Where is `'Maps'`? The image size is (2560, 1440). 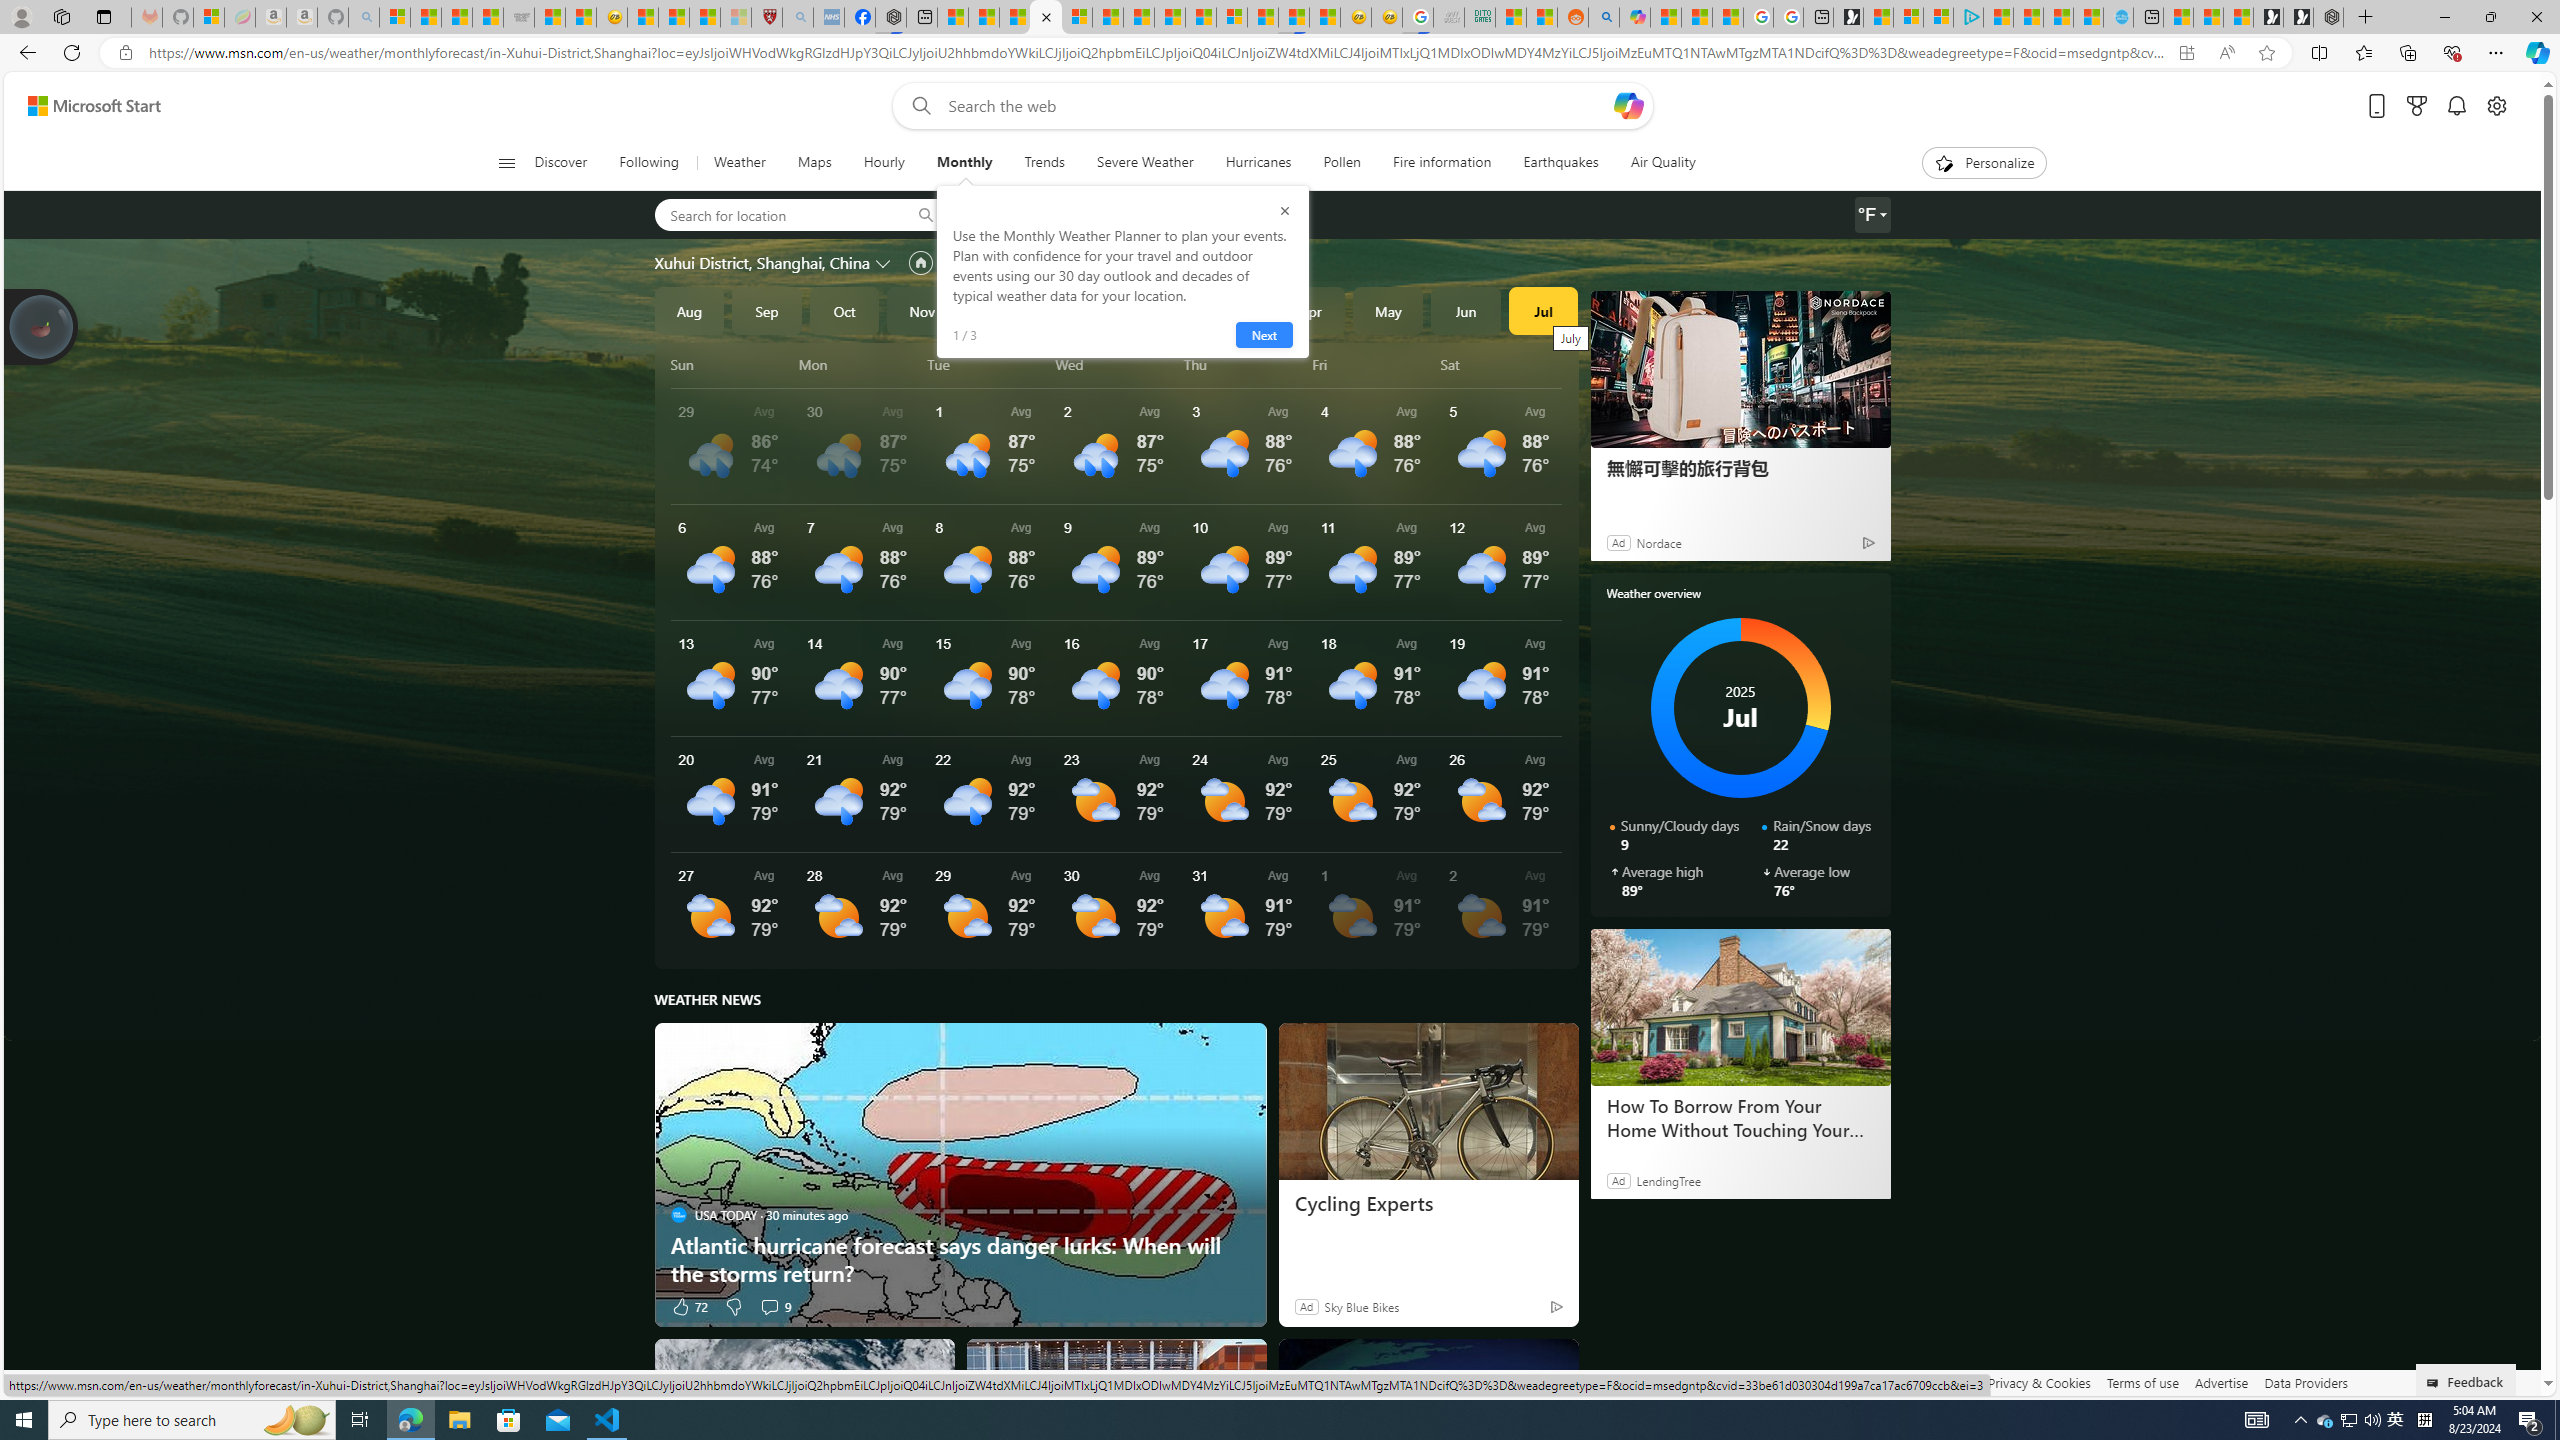 'Maps' is located at coordinates (814, 162).